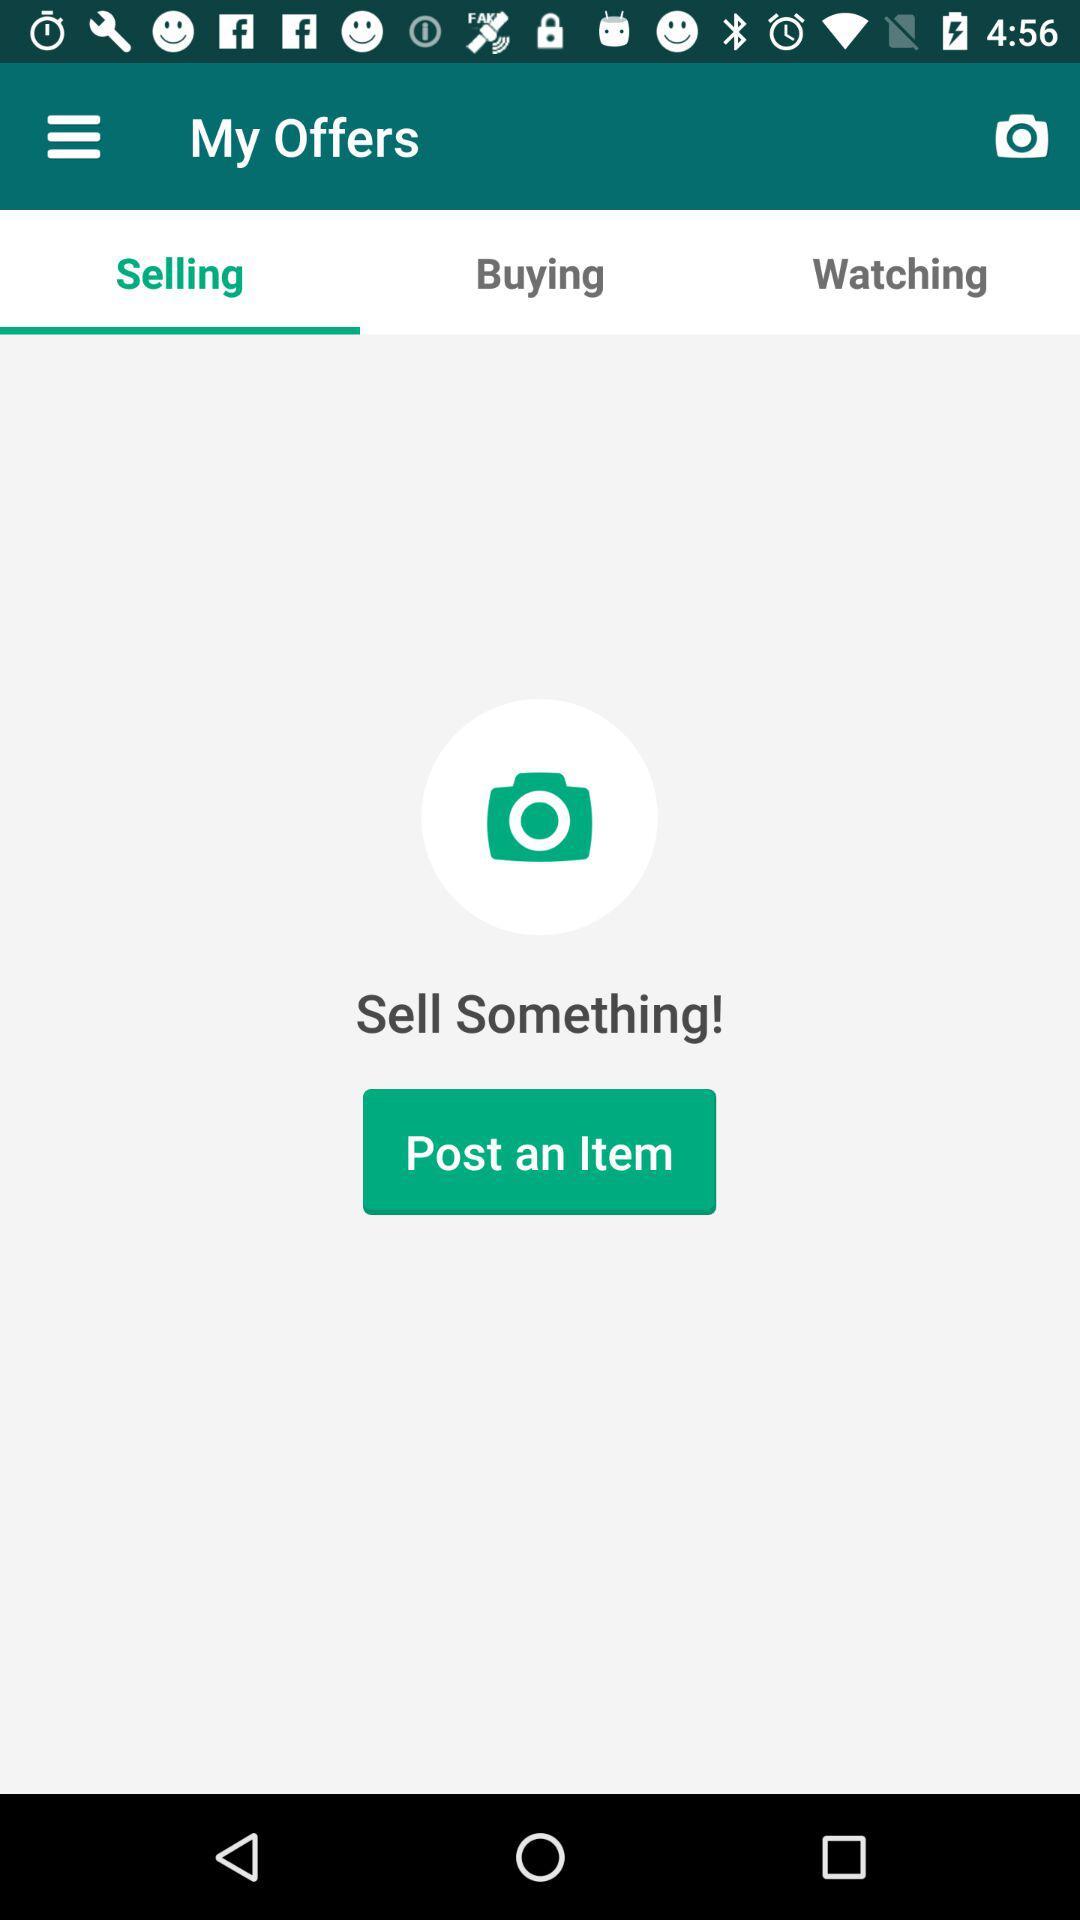 This screenshot has height=1920, width=1080. I want to click on watching app, so click(898, 271).